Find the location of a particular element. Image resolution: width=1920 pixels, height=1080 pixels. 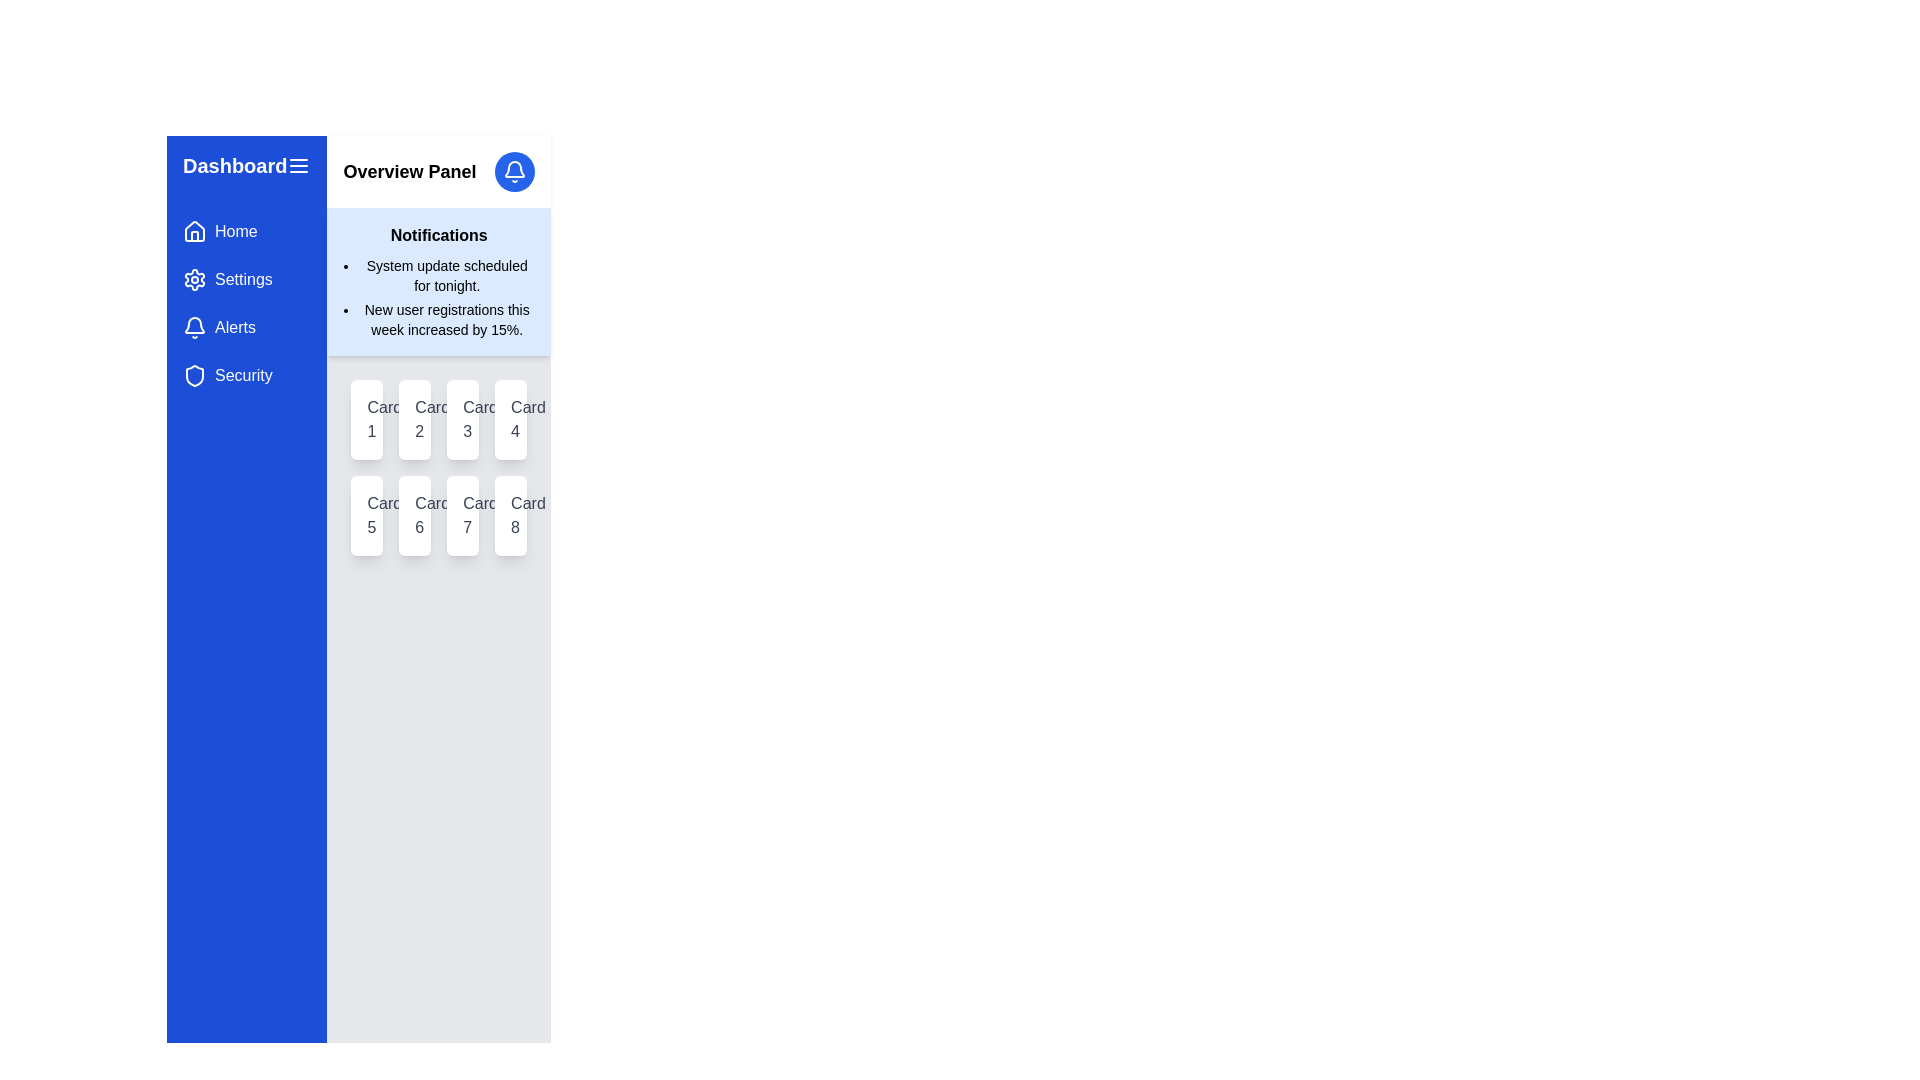

the navigational button or link with an icon and label located in the sidebar, positioned below the 'Home' navigation item and above the 'Alerts' navigation item is located at coordinates (246, 280).